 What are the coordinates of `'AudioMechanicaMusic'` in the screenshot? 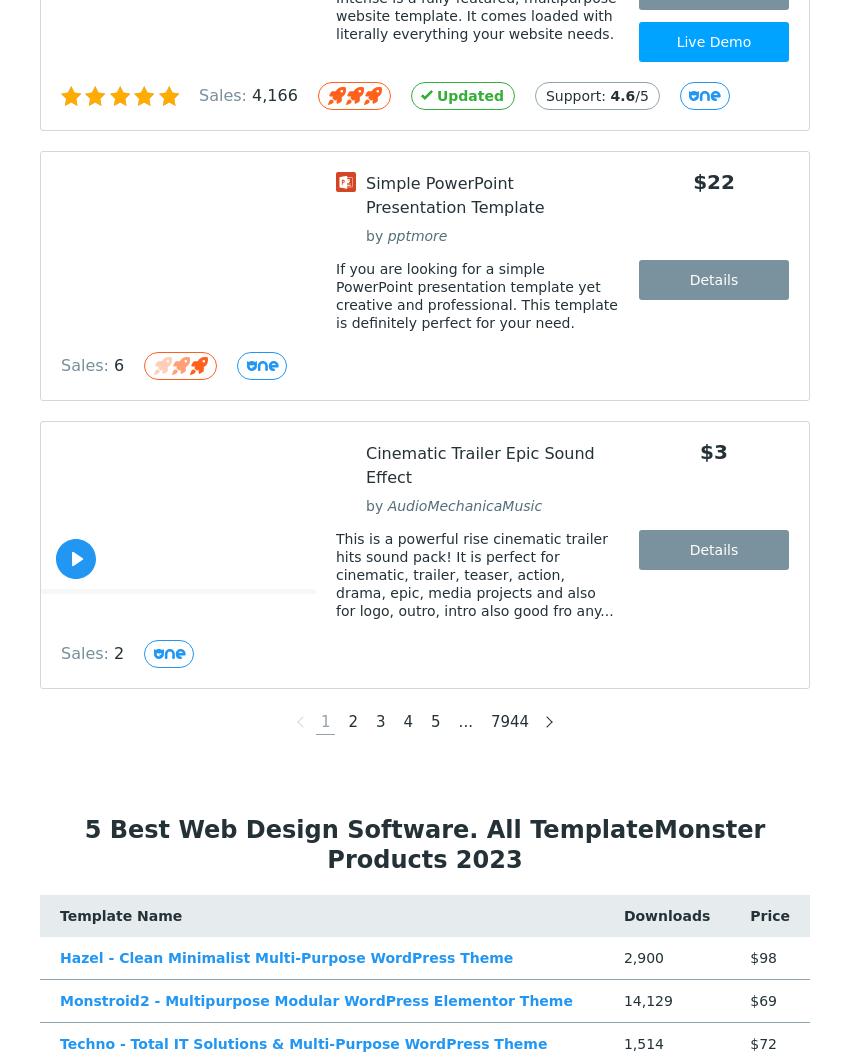 It's located at (463, 506).